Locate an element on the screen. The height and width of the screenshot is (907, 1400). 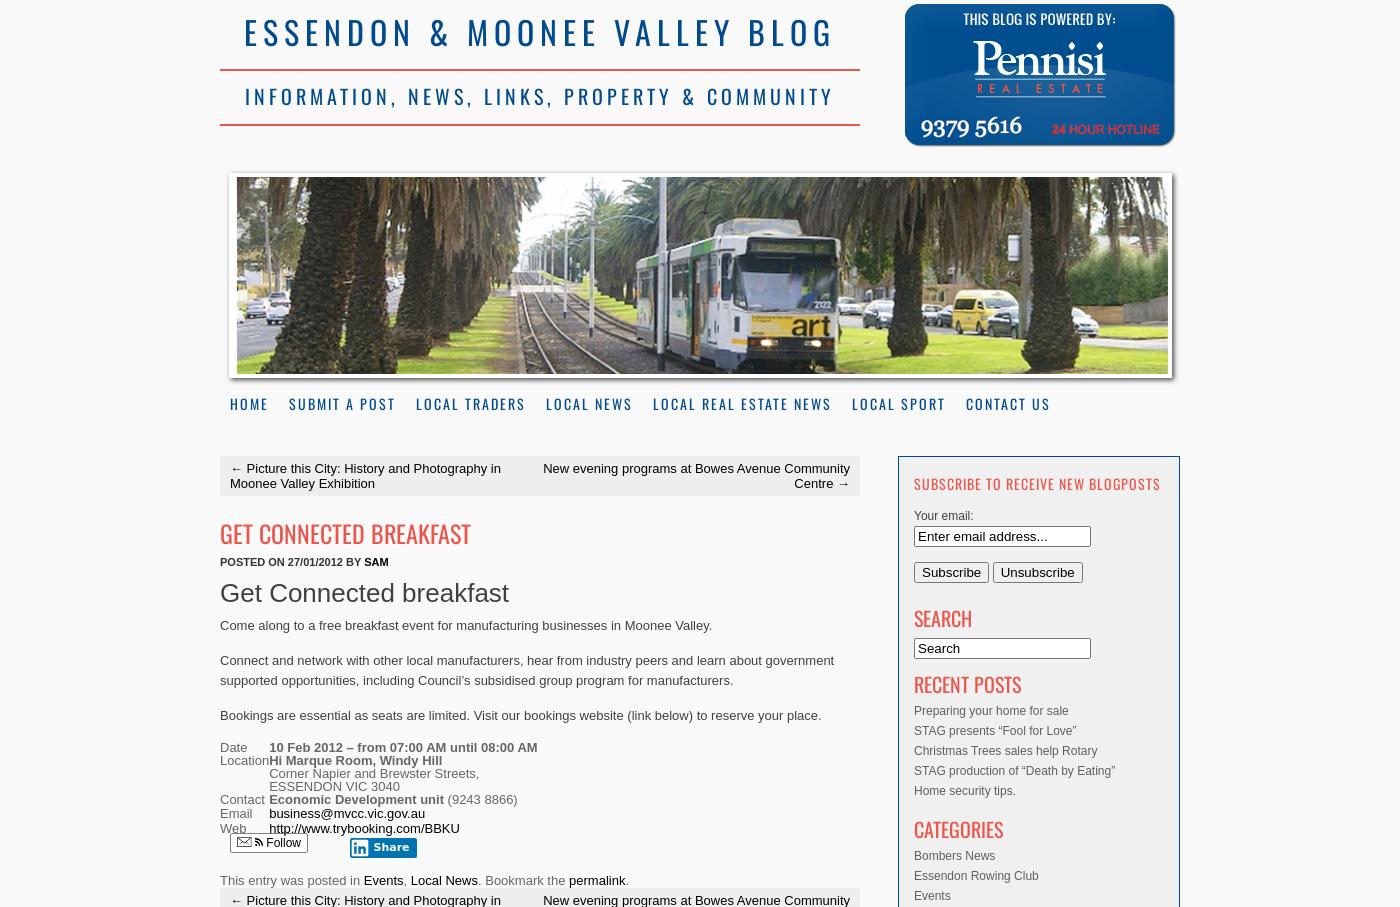
'(9243 8866)' is located at coordinates (480, 798).